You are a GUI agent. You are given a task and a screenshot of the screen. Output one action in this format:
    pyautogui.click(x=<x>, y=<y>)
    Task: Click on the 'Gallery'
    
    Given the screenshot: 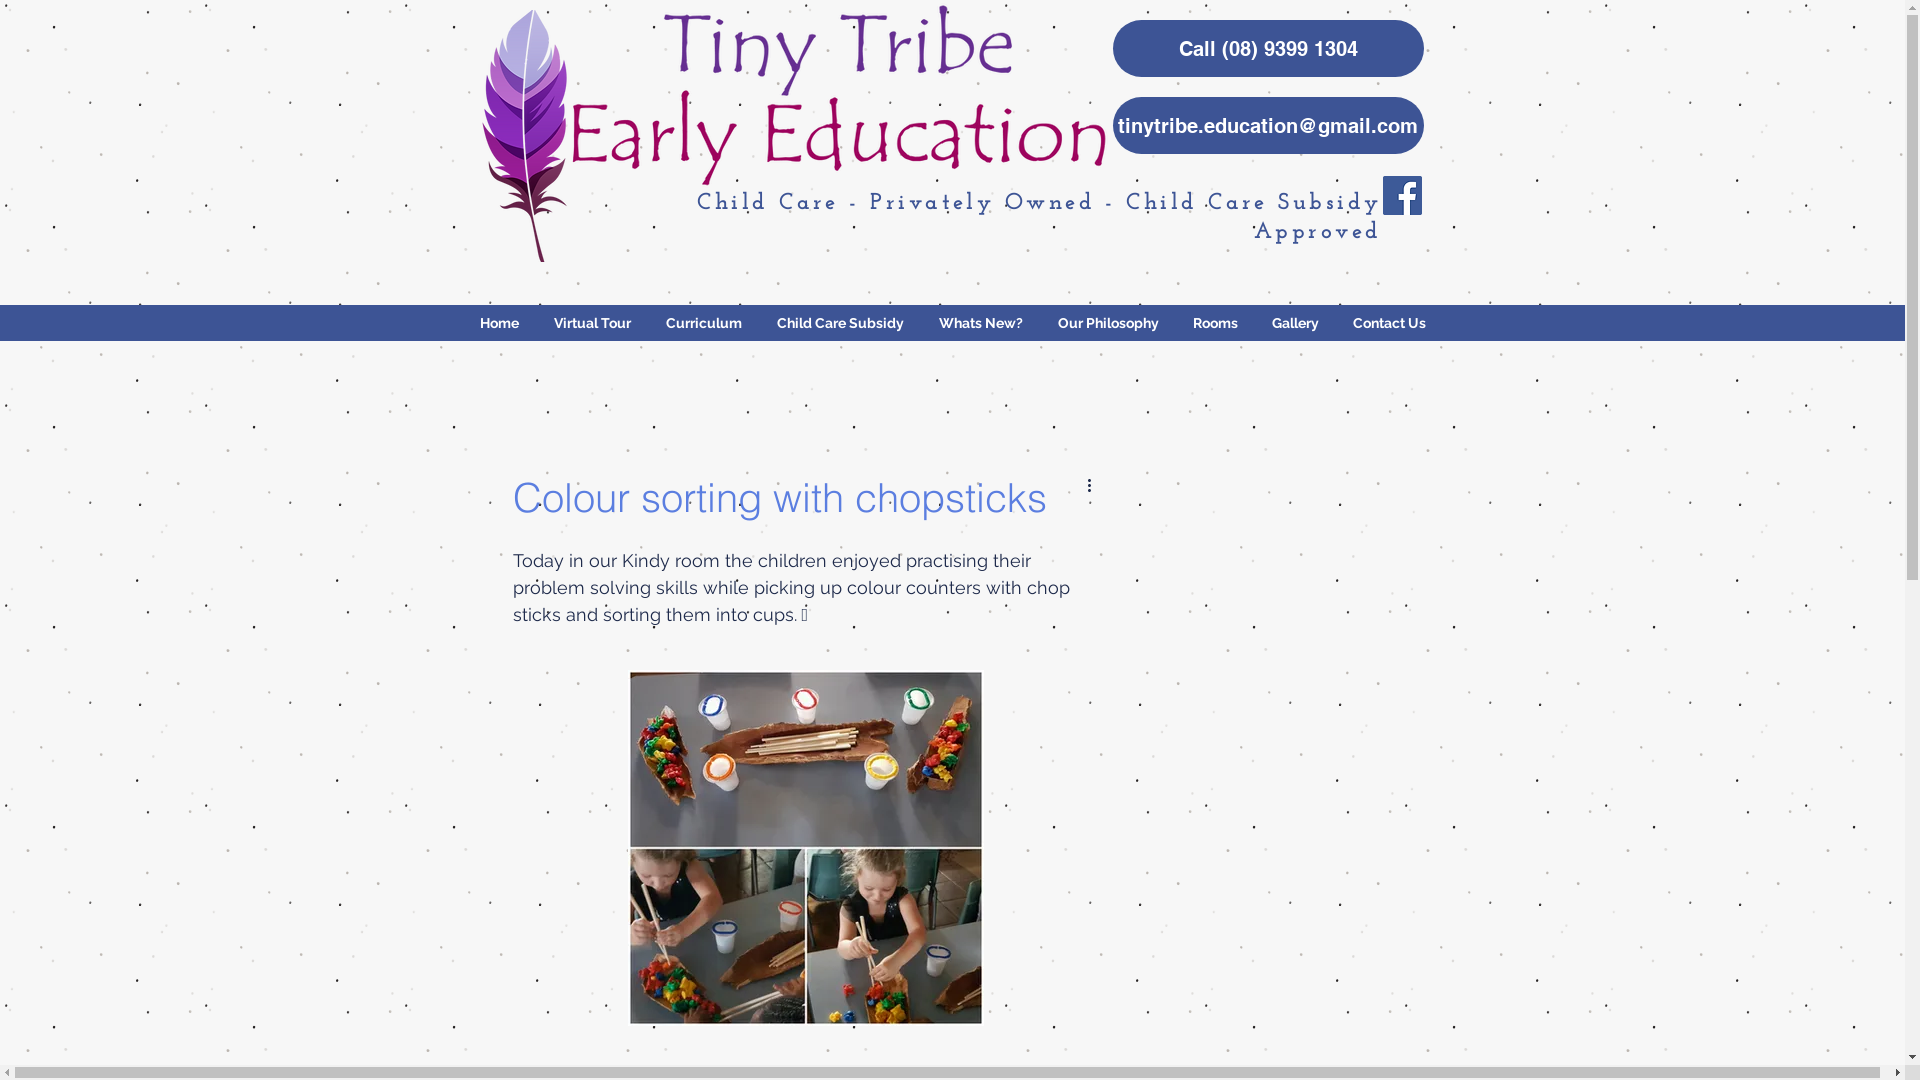 What is the action you would take?
    pyautogui.click(x=1294, y=322)
    